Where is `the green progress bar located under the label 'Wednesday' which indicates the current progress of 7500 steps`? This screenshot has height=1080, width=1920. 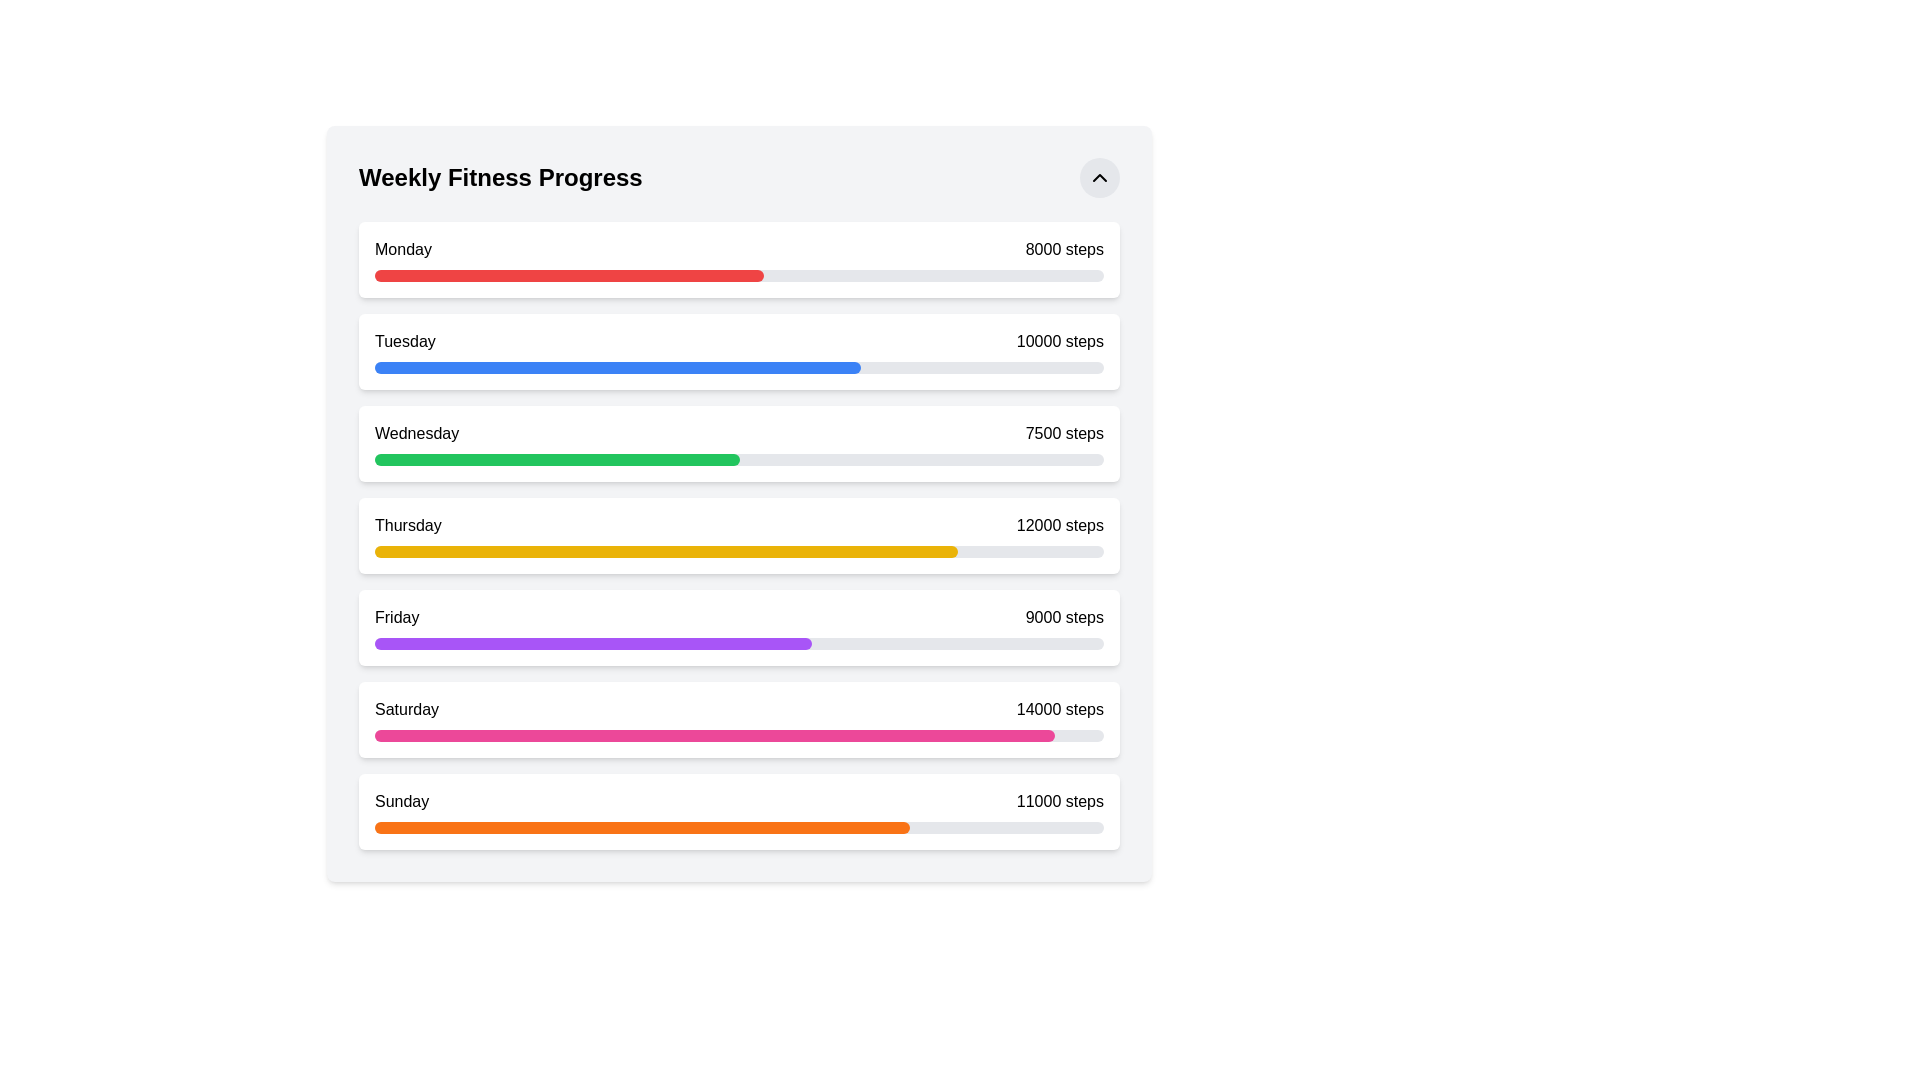 the green progress bar located under the label 'Wednesday' which indicates the current progress of 7500 steps is located at coordinates (557, 459).